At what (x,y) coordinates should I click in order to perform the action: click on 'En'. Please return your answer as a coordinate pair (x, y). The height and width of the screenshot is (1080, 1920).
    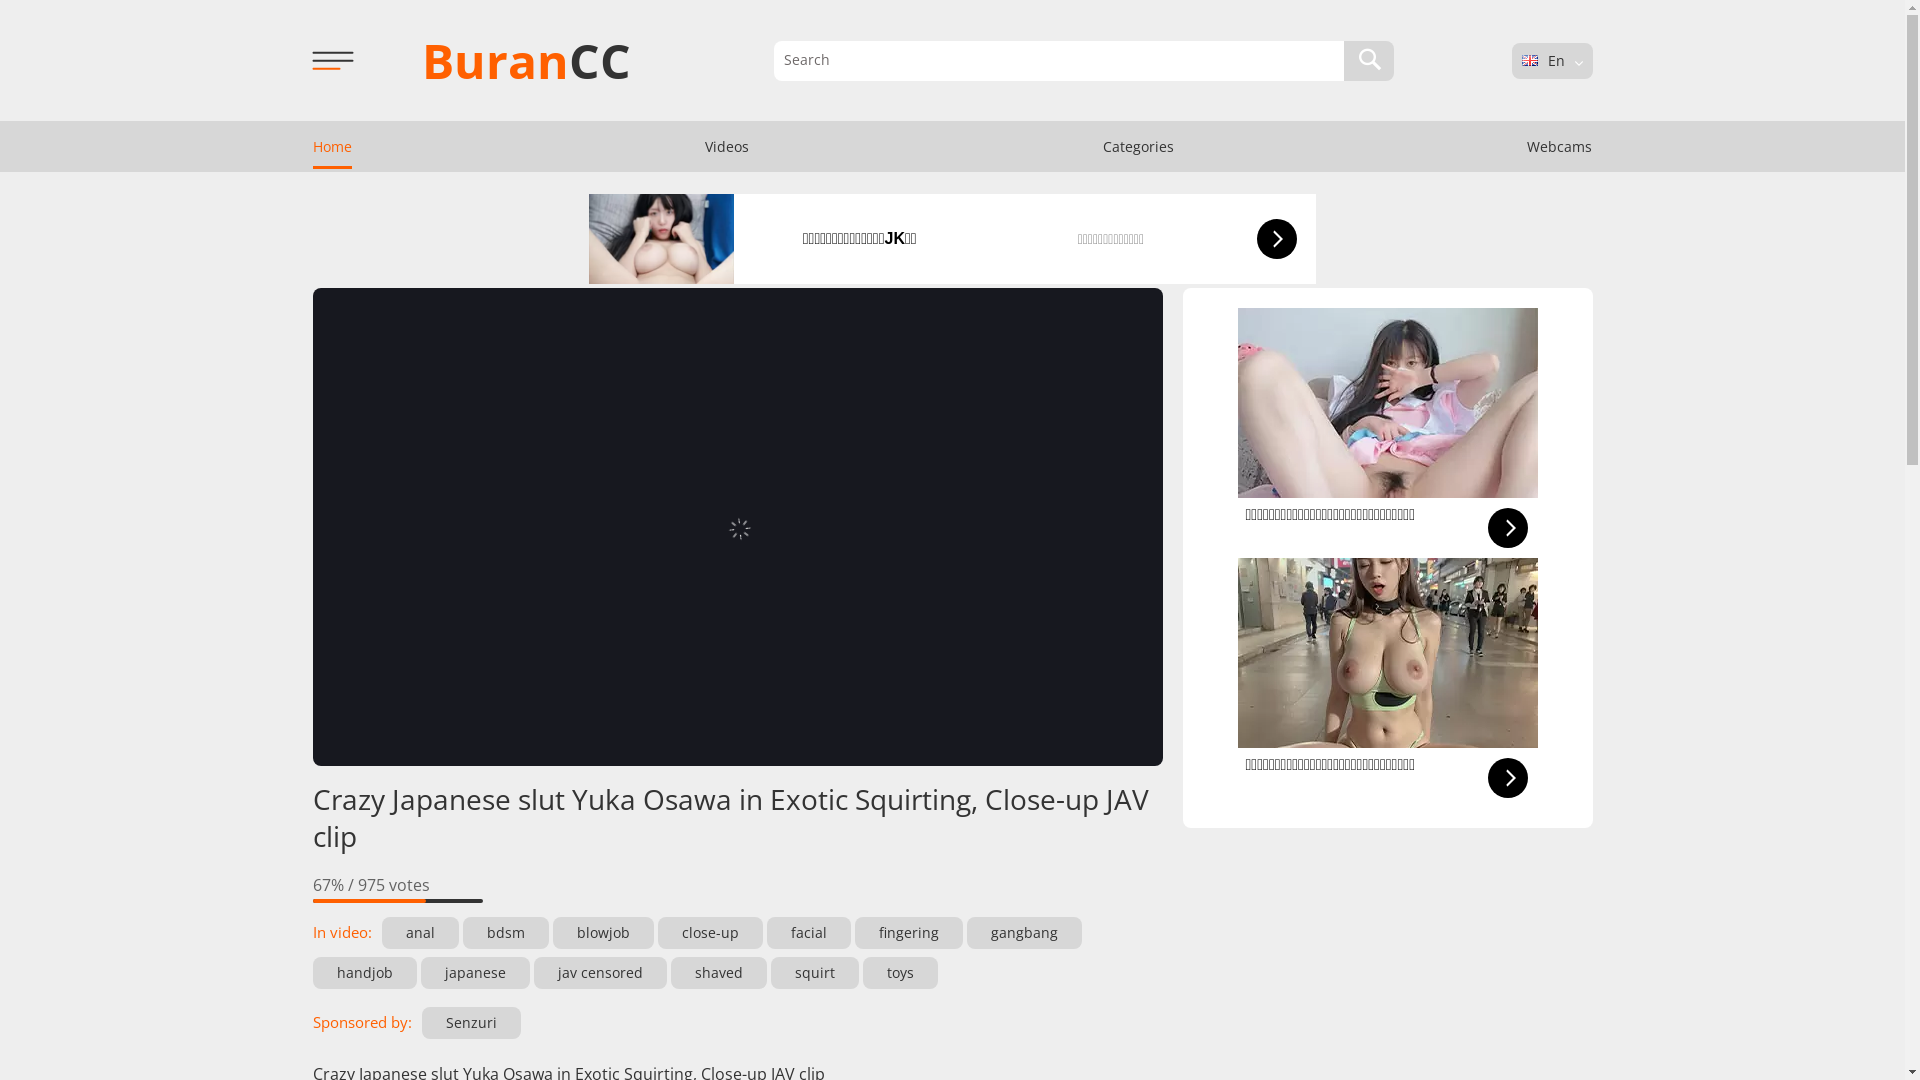
    Looking at the image, I should click on (1520, 59).